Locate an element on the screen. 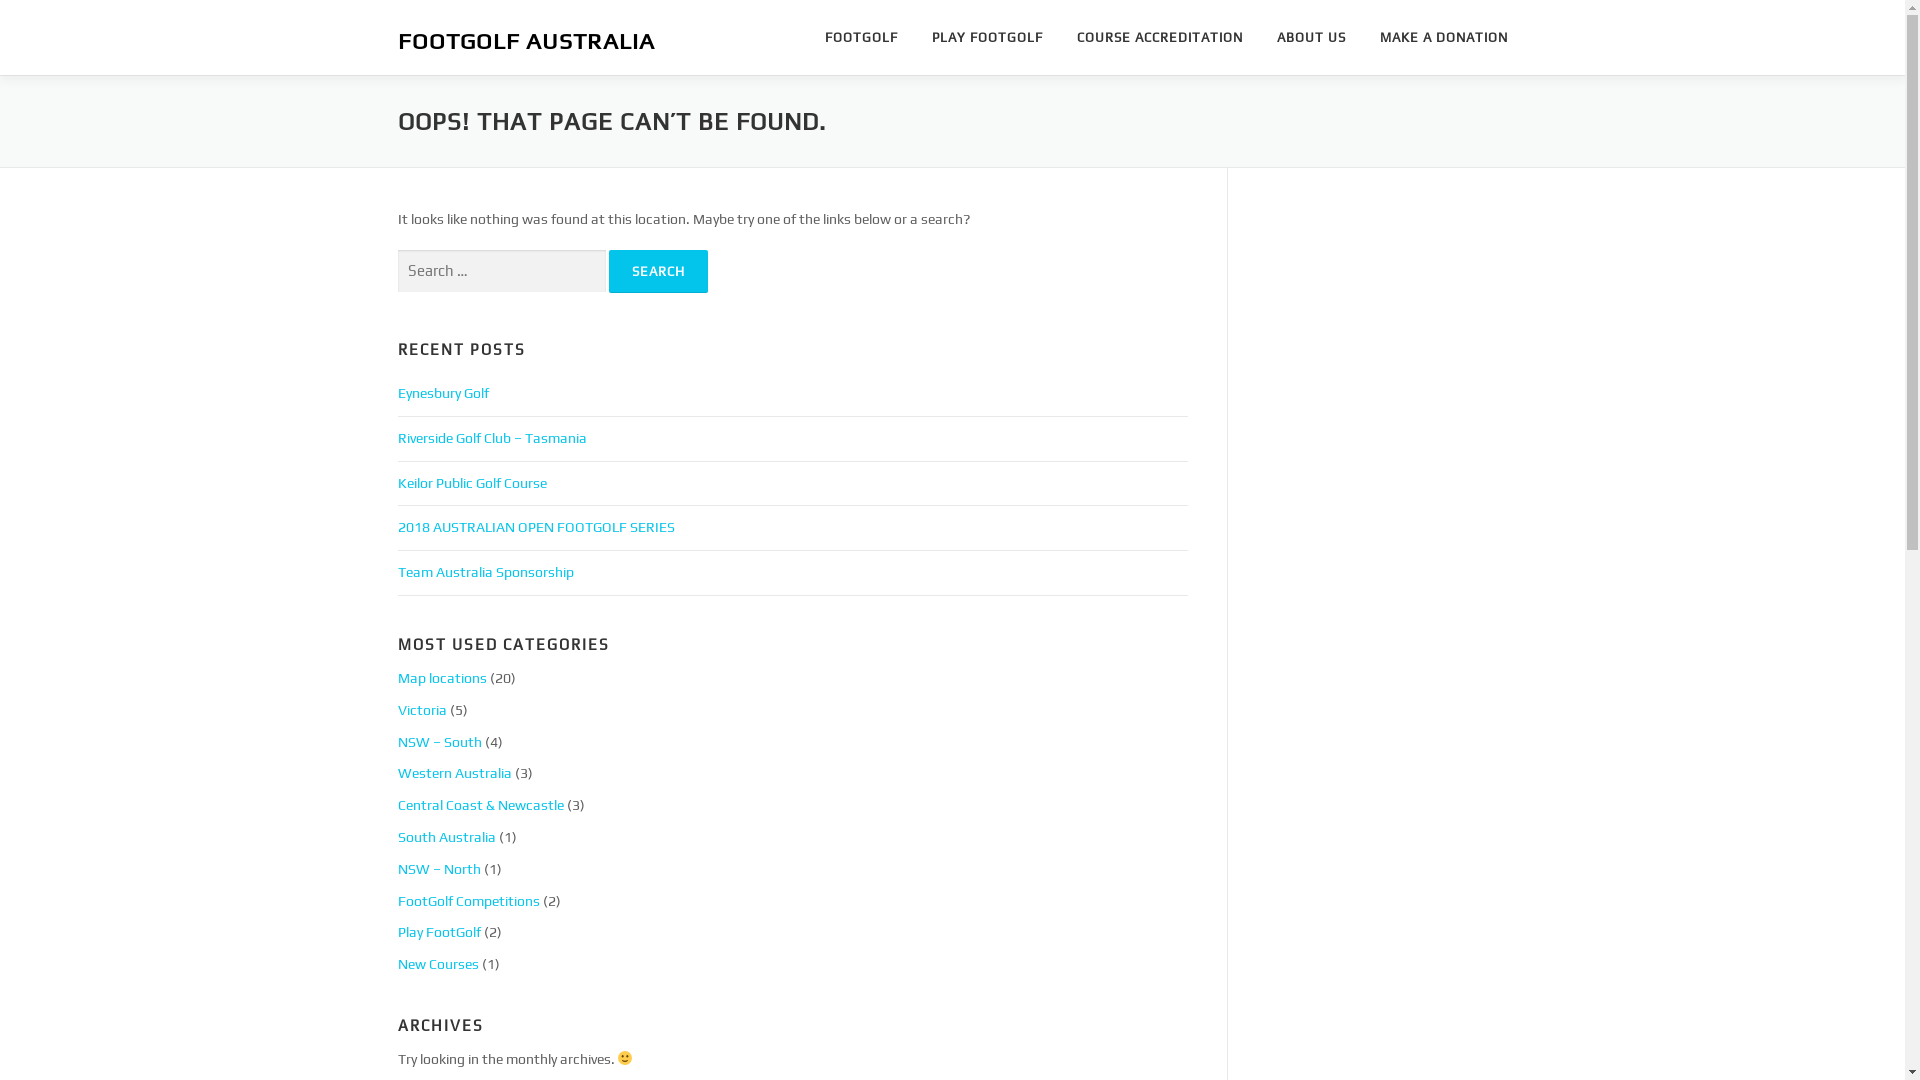 This screenshot has height=1080, width=1920. 'PLAY FOOTGOLF' is located at coordinates (986, 37).